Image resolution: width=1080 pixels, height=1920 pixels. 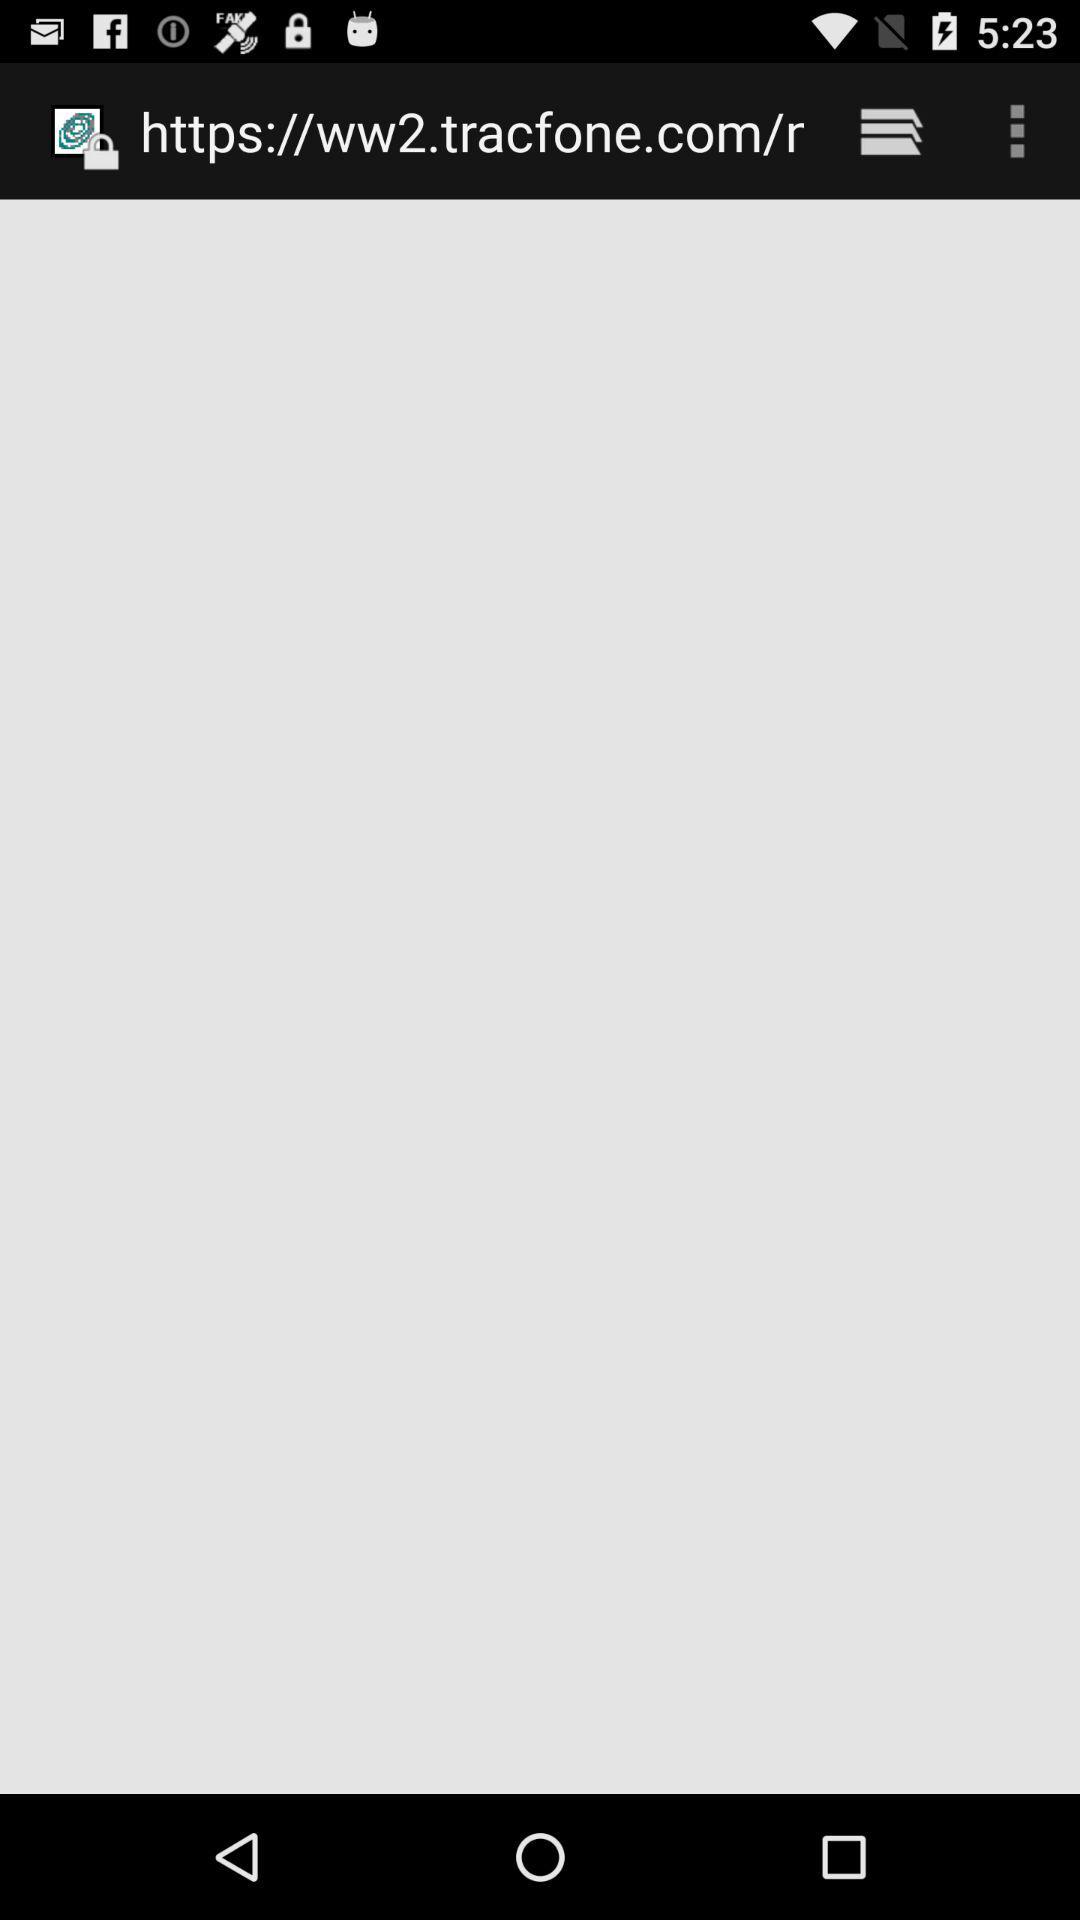 I want to click on the https ww2 tracfone item, so click(x=472, y=130).